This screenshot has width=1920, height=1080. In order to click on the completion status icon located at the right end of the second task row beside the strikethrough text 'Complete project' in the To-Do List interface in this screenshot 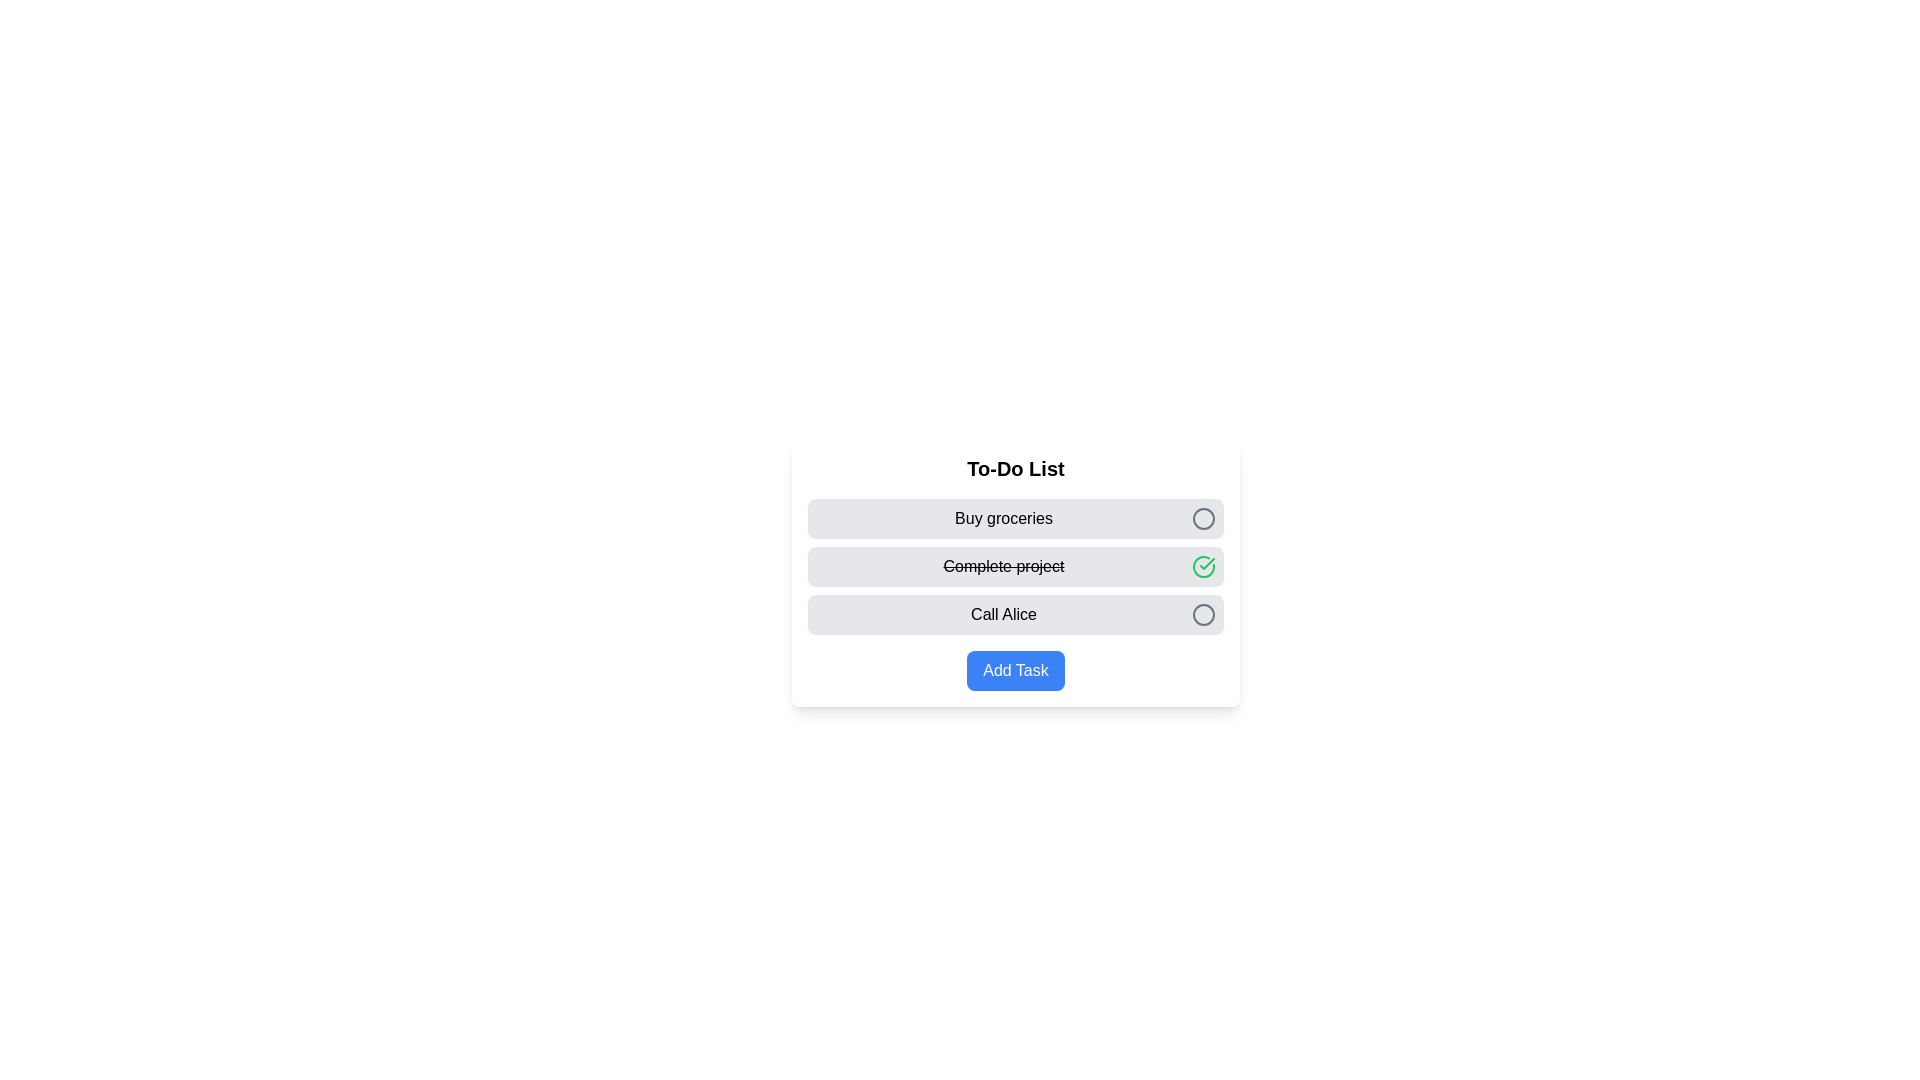, I will do `click(1206, 563)`.